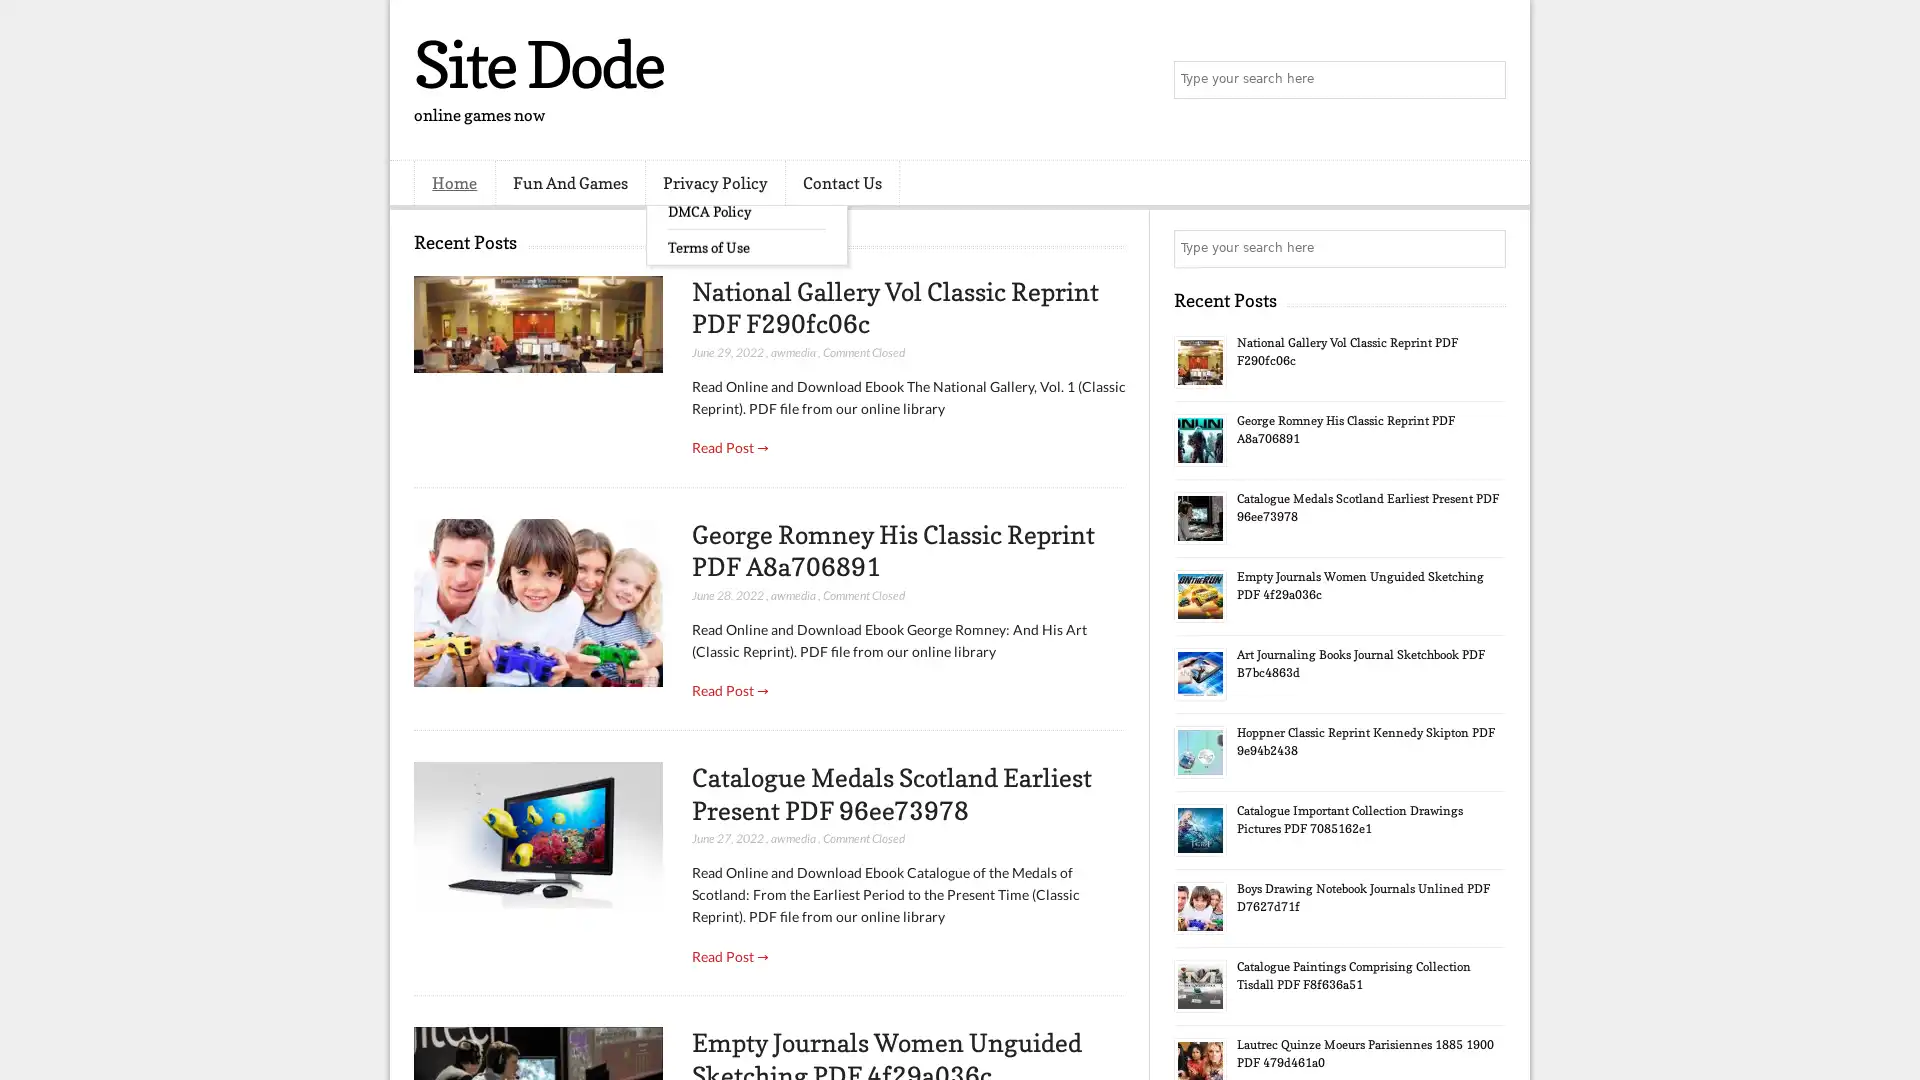  I want to click on Search, so click(1485, 80).